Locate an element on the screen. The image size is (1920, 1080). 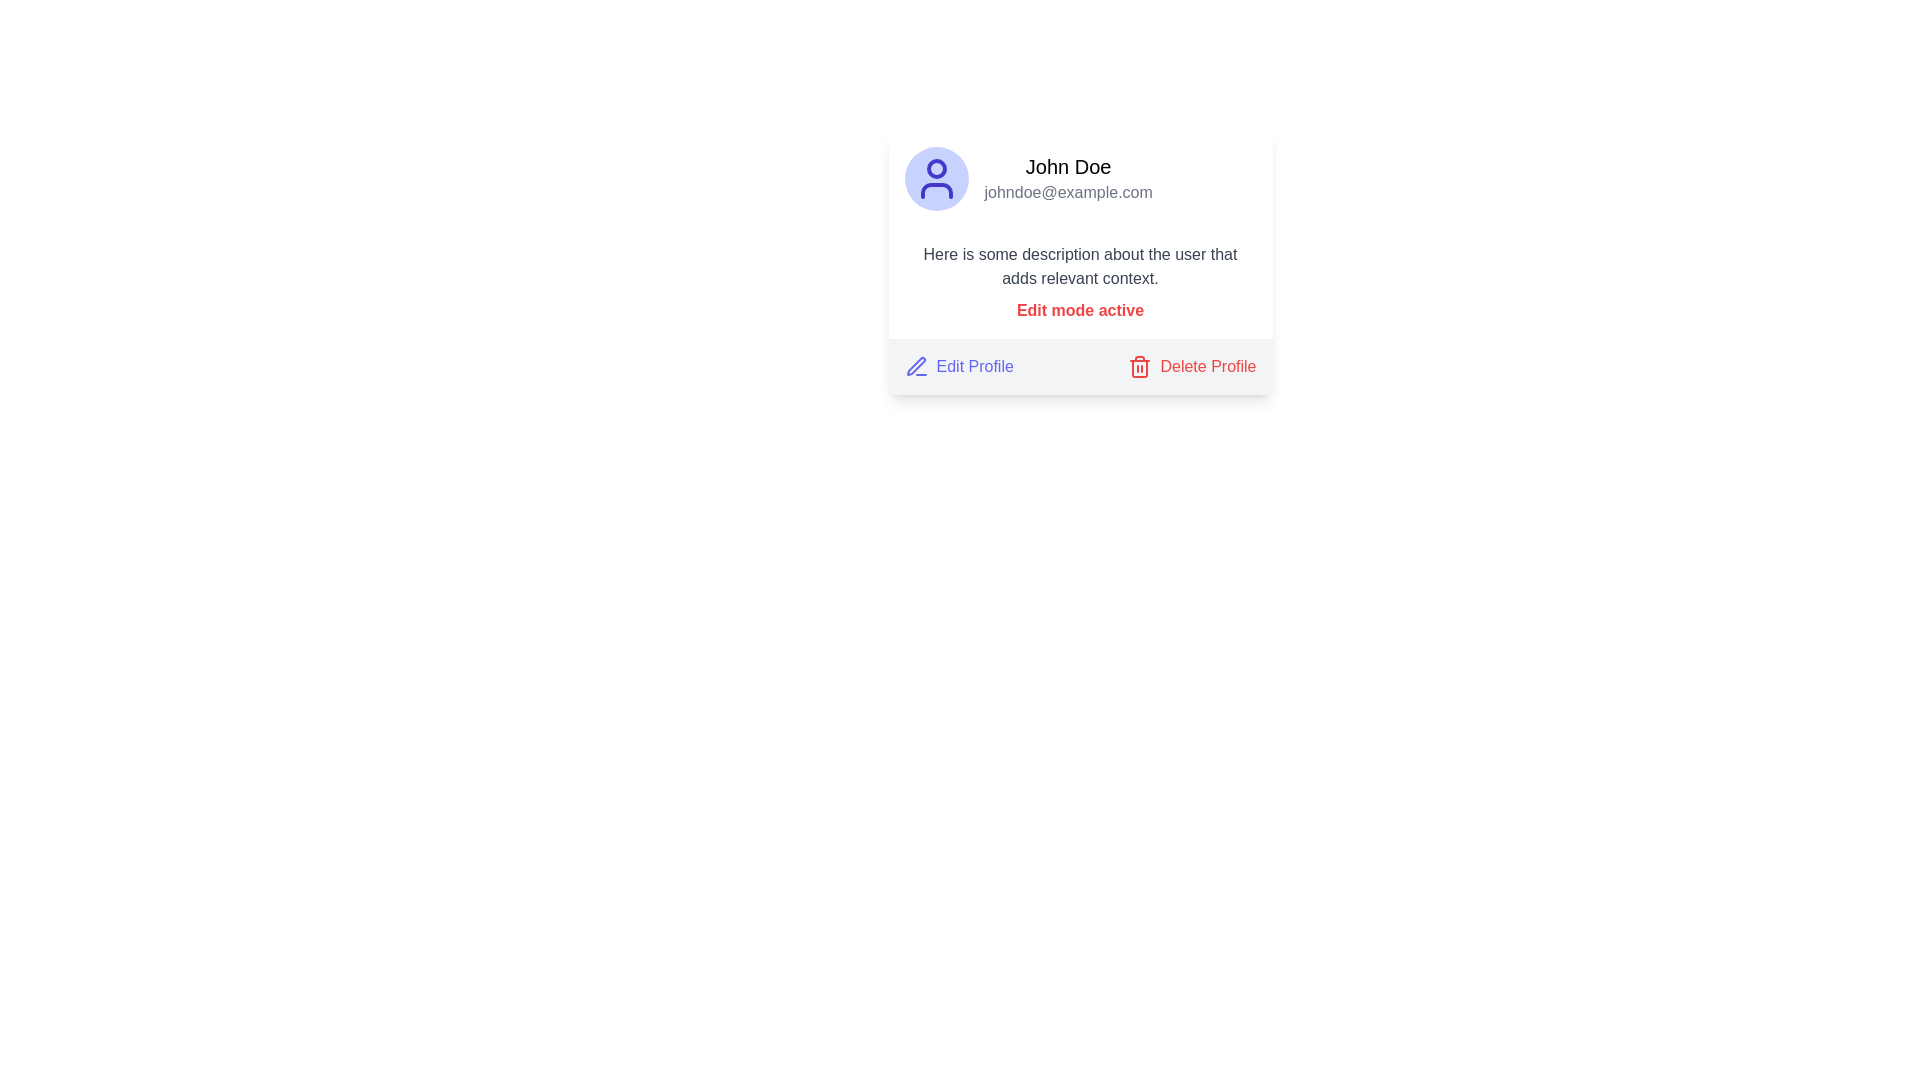
the 'Delete Profile' icon located on the right side of the button labeled 'Delete Profile' is located at coordinates (1140, 366).